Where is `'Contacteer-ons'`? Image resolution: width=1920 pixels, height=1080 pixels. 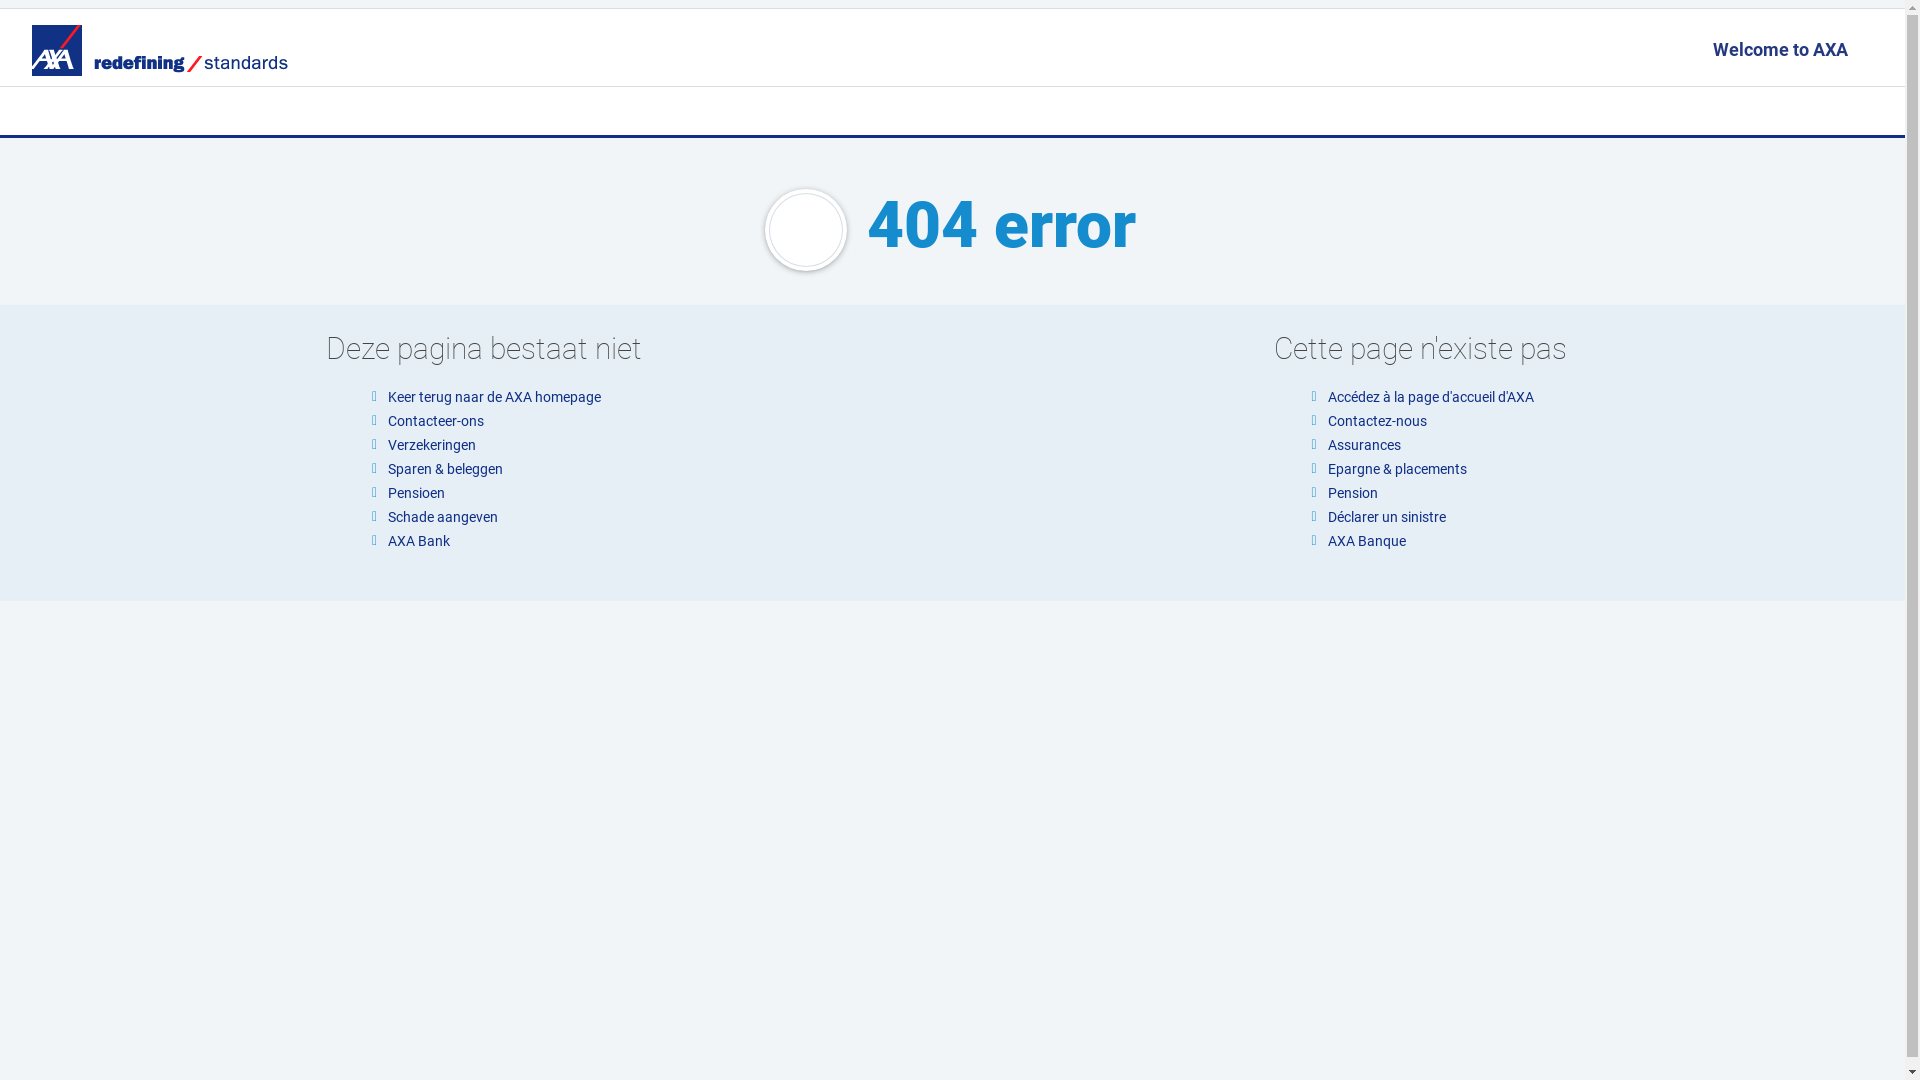
'Contacteer-ons' is located at coordinates (435, 419).